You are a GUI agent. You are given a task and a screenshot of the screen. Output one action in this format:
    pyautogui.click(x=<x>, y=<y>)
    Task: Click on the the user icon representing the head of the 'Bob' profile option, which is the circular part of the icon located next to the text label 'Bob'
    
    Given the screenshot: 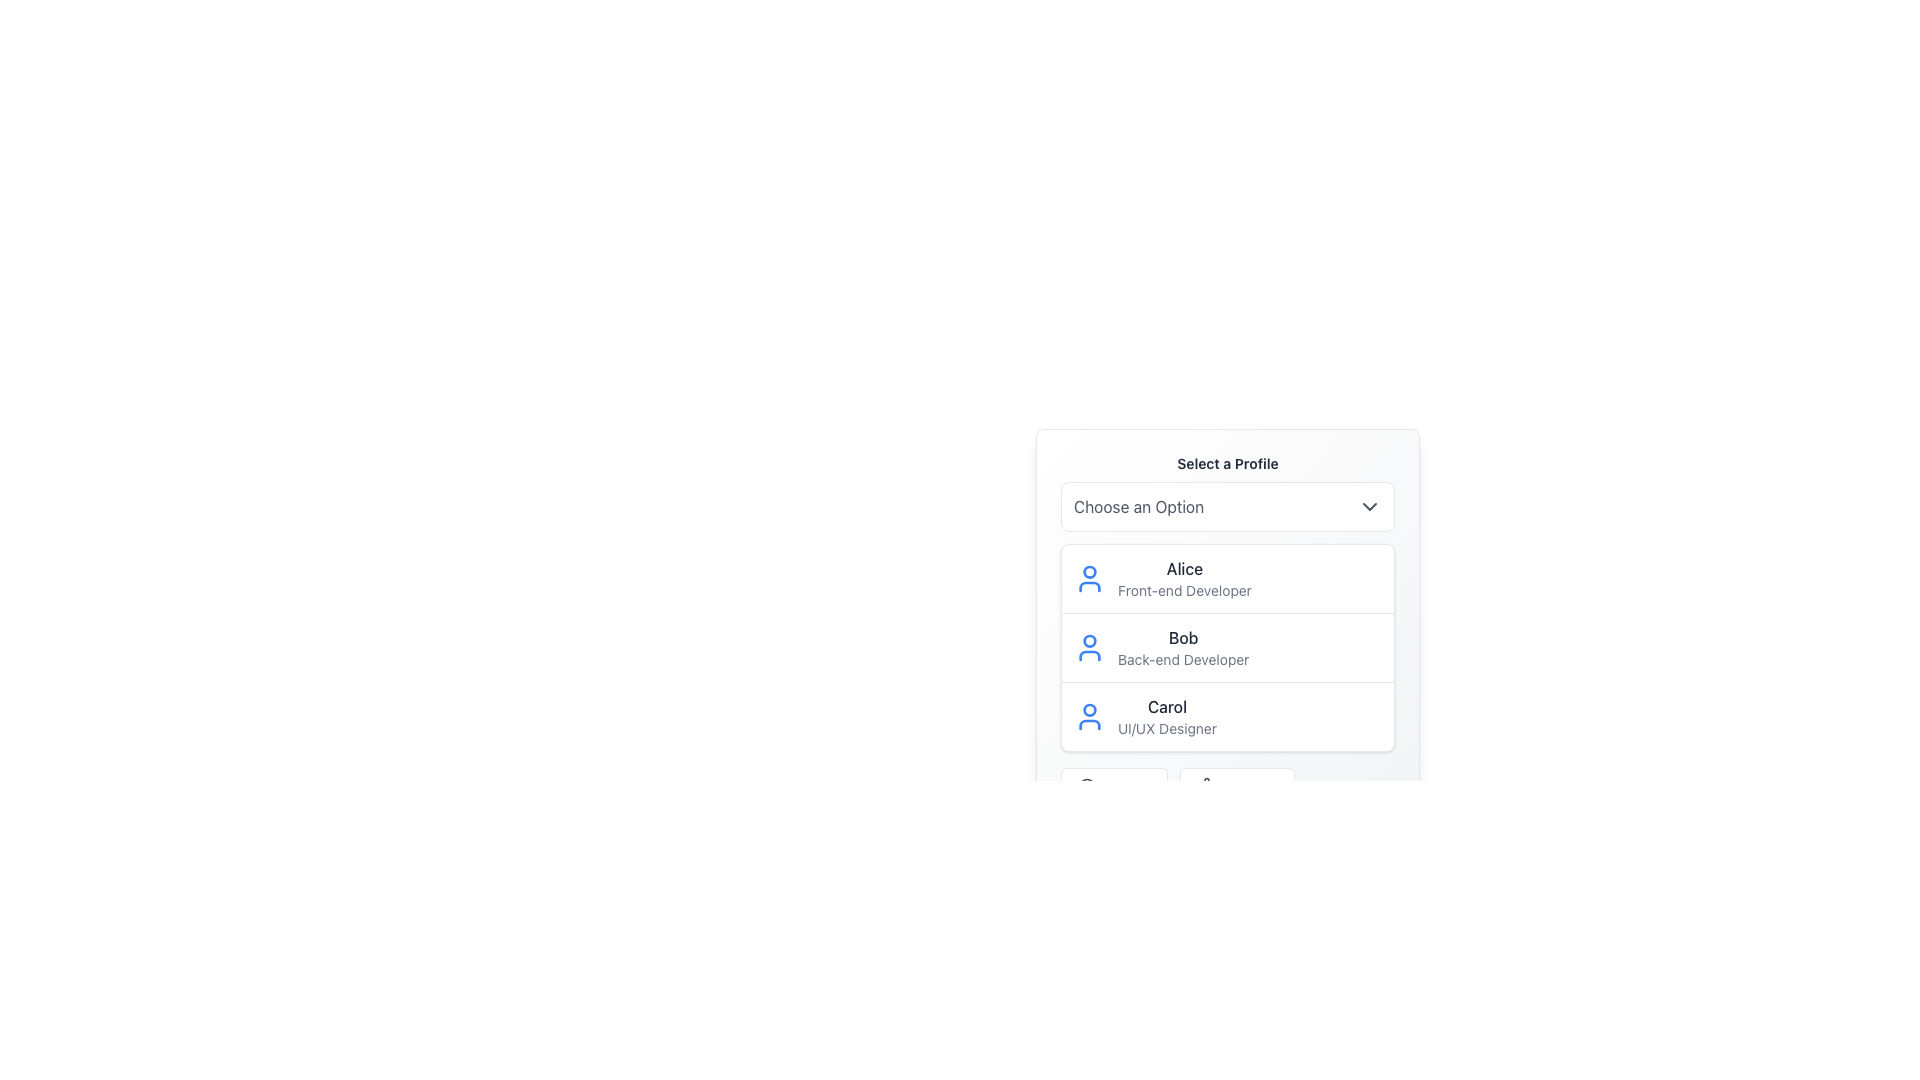 What is the action you would take?
    pyautogui.click(x=1088, y=640)
    